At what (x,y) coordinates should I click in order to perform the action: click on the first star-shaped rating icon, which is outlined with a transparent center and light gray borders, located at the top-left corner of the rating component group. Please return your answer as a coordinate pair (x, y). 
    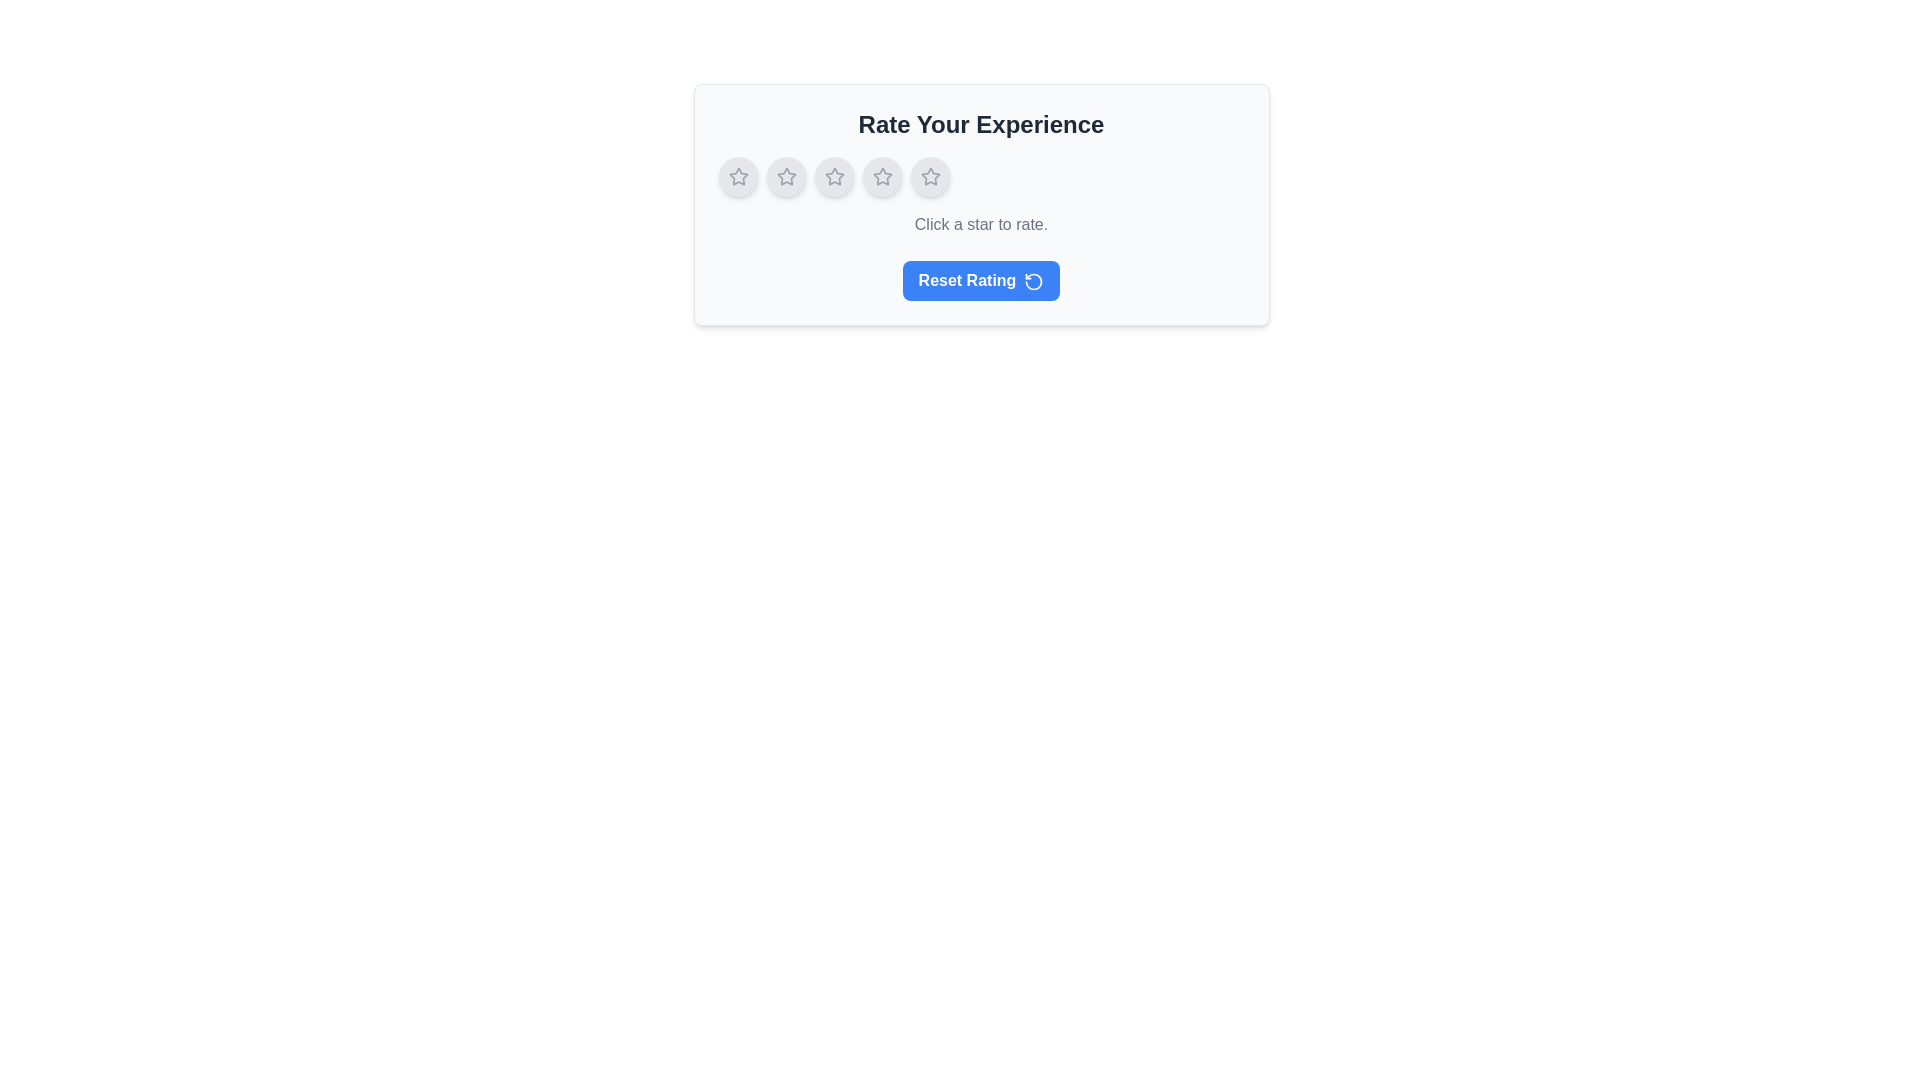
    Looking at the image, I should click on (737, 176).